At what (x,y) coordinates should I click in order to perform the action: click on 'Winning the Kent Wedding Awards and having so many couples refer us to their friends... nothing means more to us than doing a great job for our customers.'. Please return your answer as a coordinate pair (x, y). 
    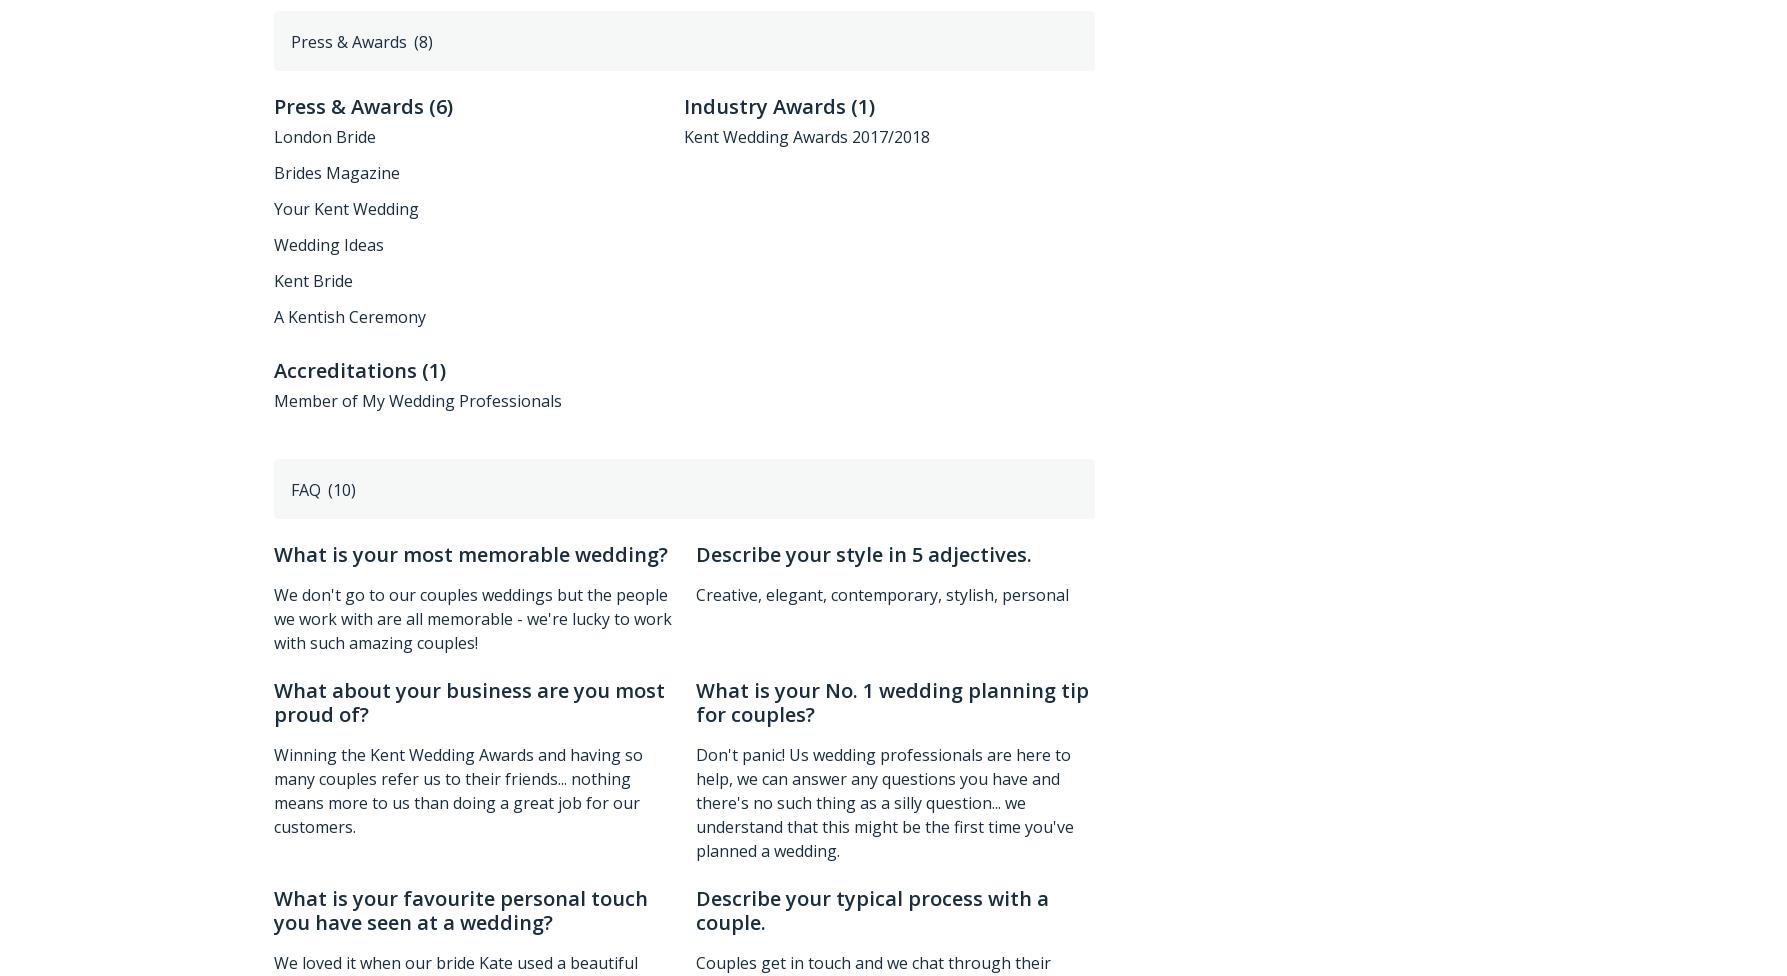
    Looking at the image, I should click on (457, 791).